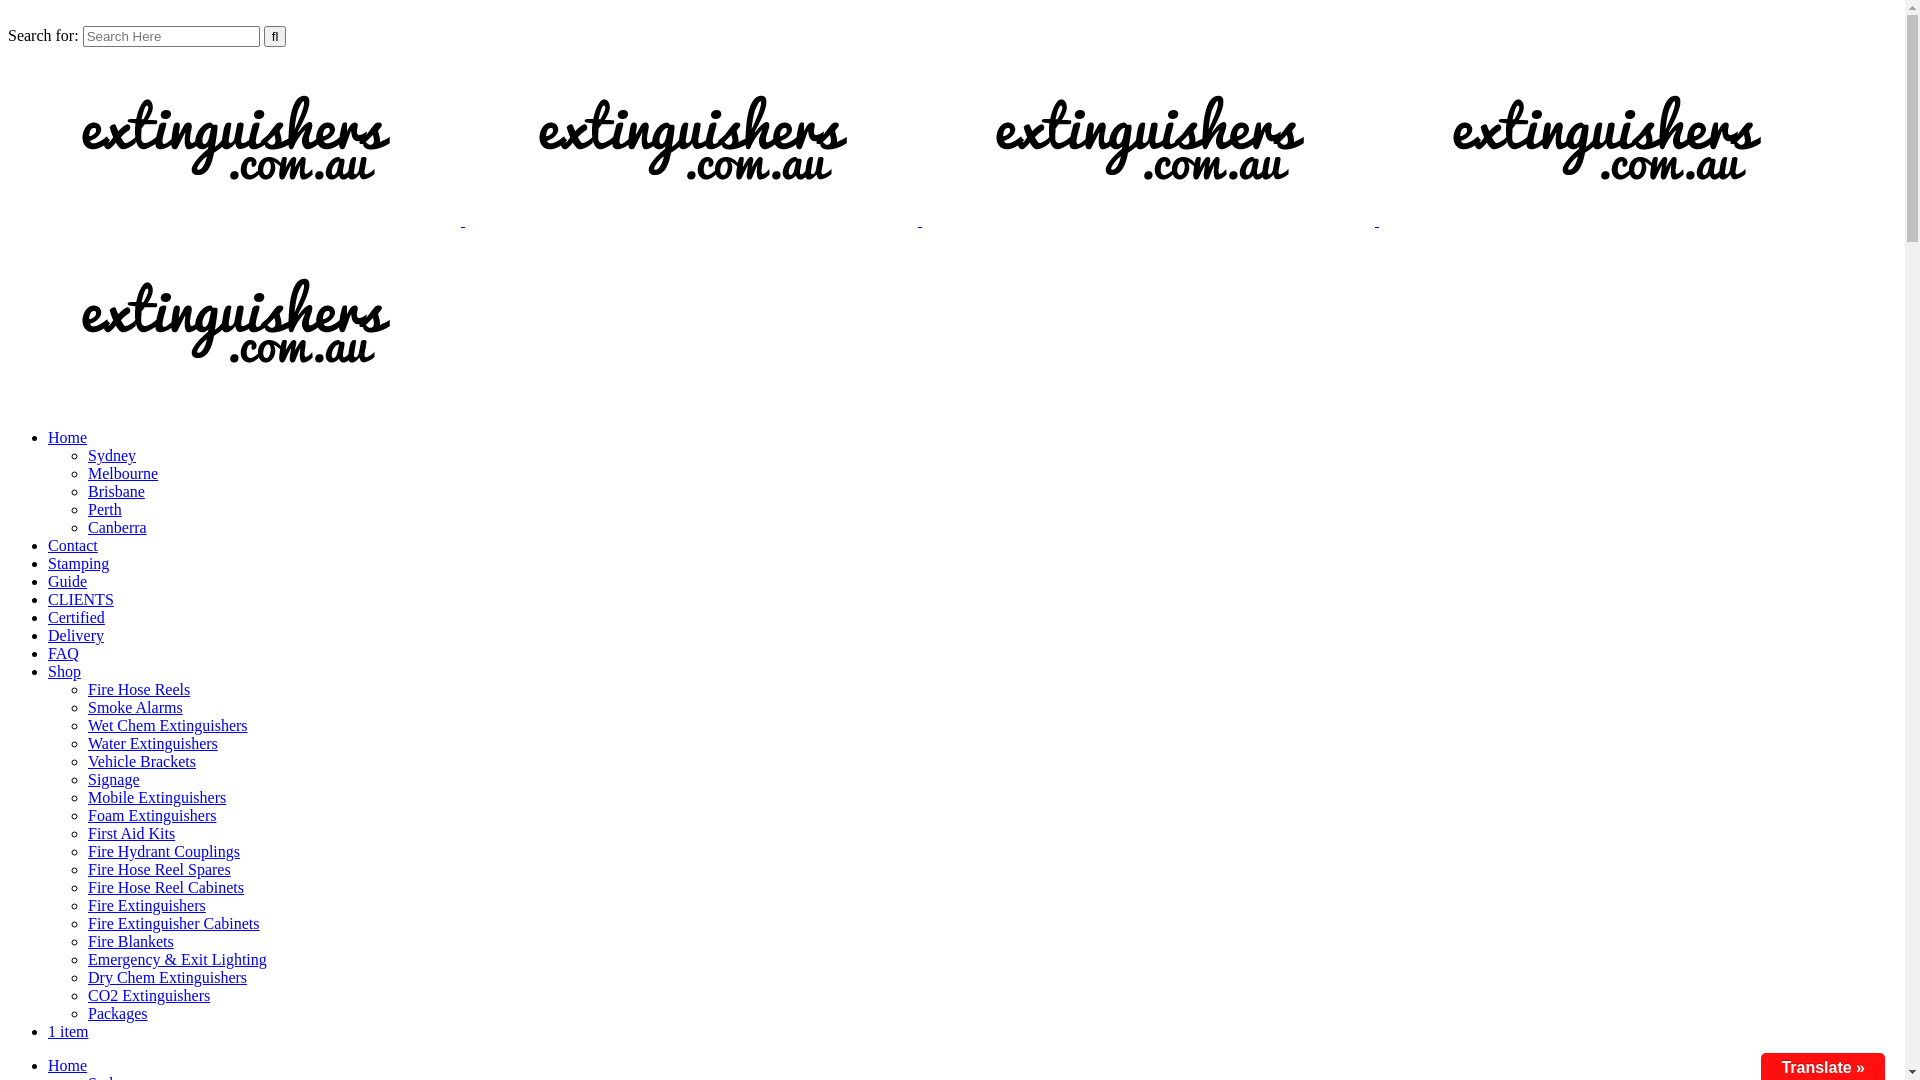 This screenshot has height=1080, width=1920. I want to click on 'Fire Extinguishers', so click(146, 905).